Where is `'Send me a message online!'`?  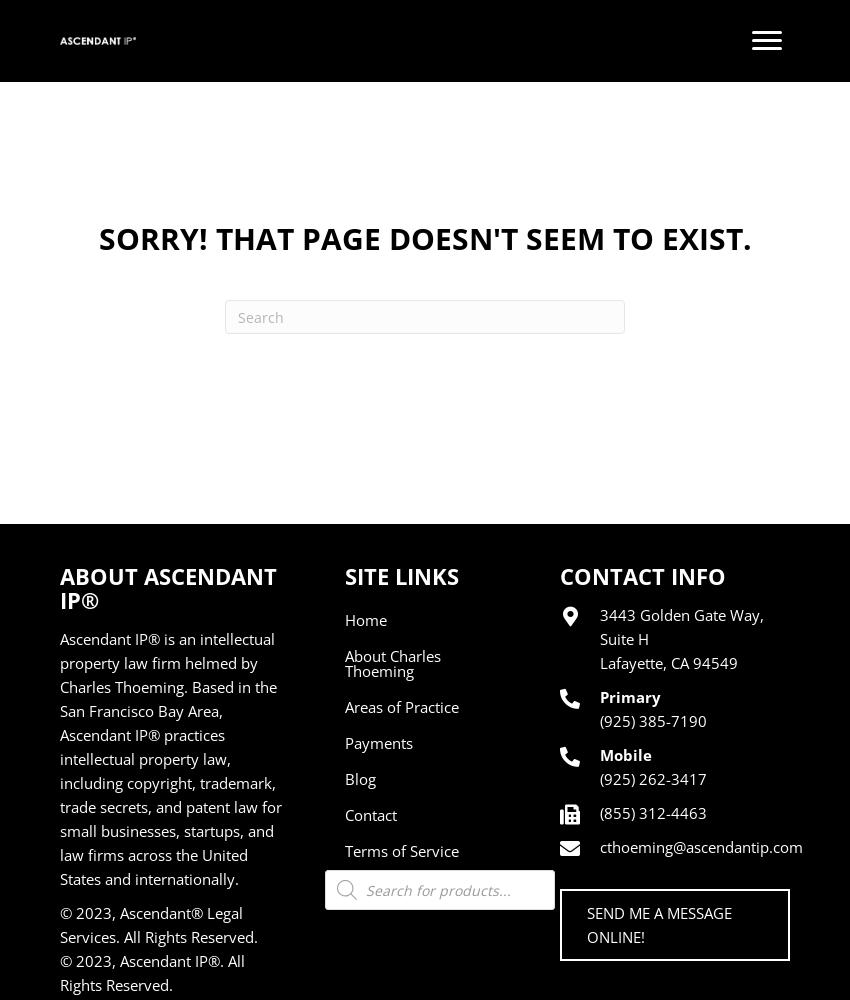 'Send me a message online!' is located at coordinates (659, 925).